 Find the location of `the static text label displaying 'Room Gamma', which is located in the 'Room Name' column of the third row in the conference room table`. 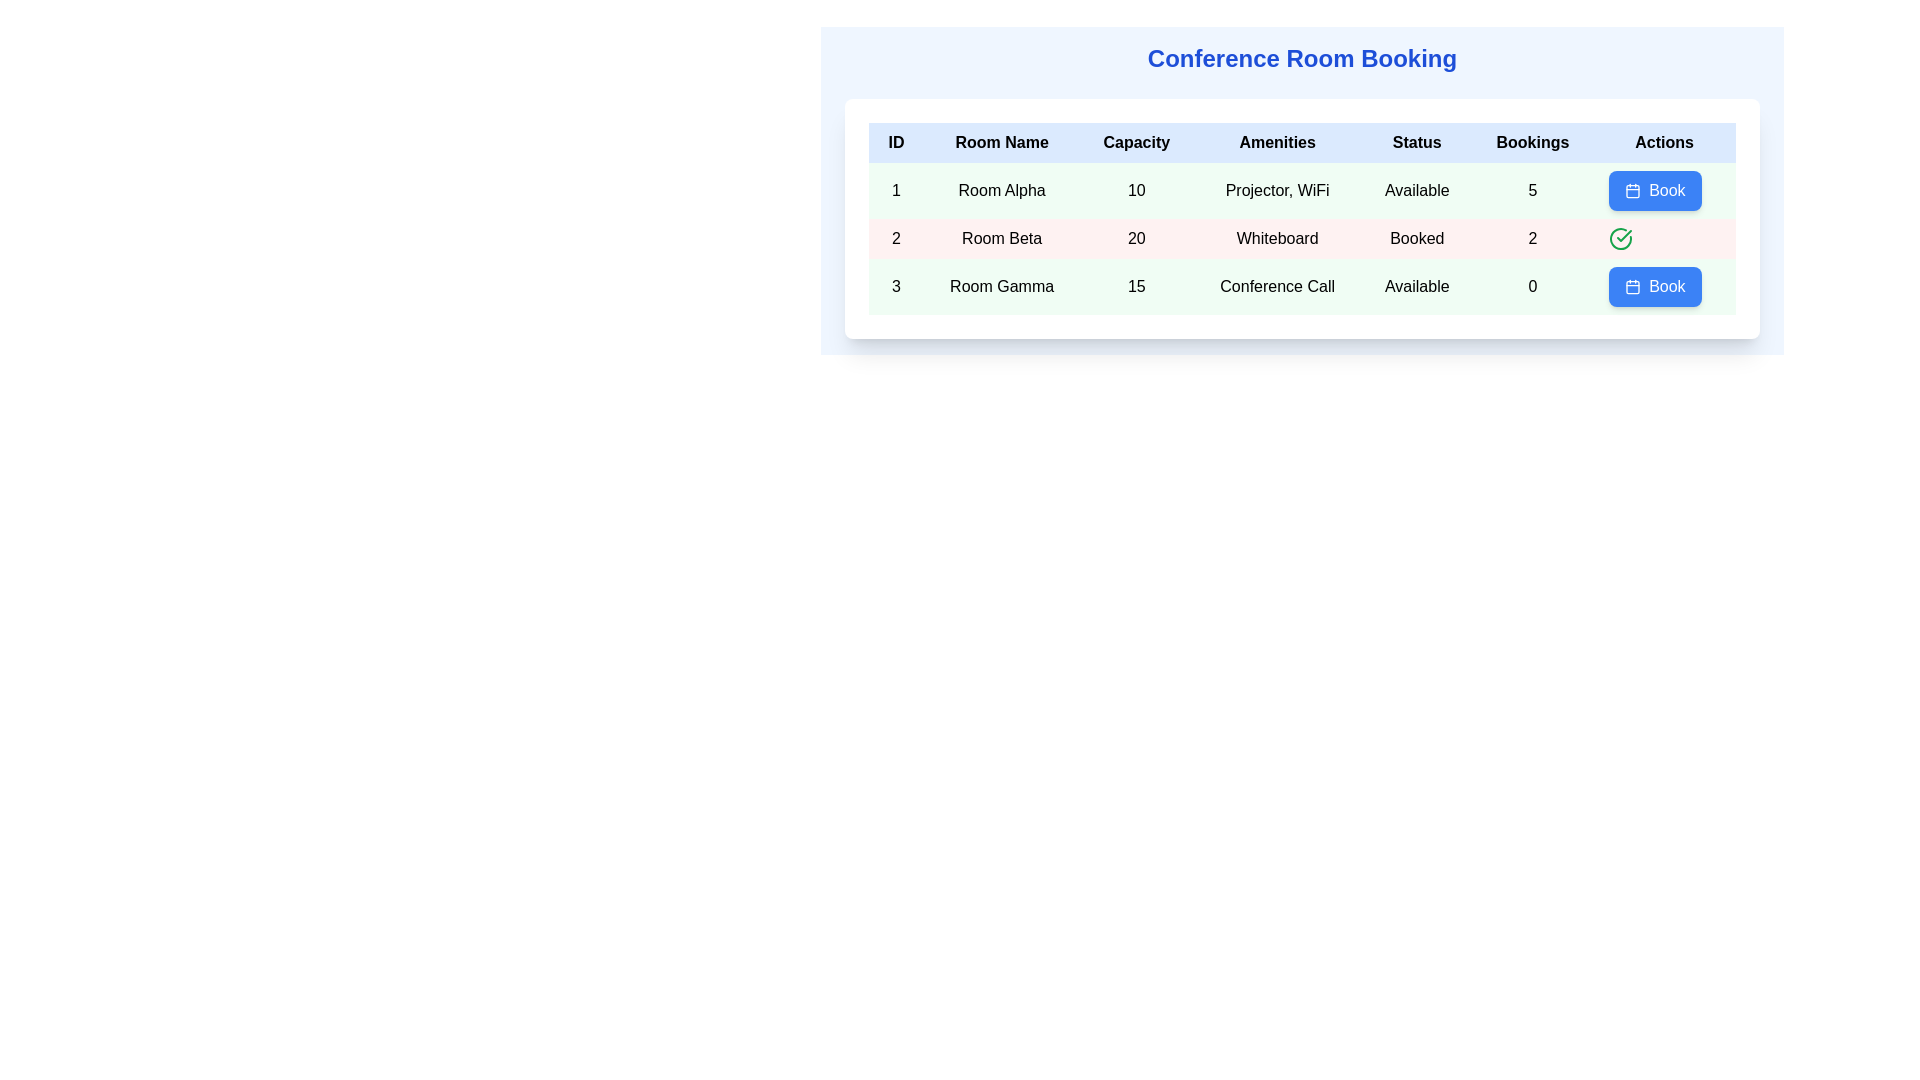

the static text label displaying 'Room Gamma', which is located in the 'Room Name' column of the third row in the conference room table is located at coordinates (1002, 286).